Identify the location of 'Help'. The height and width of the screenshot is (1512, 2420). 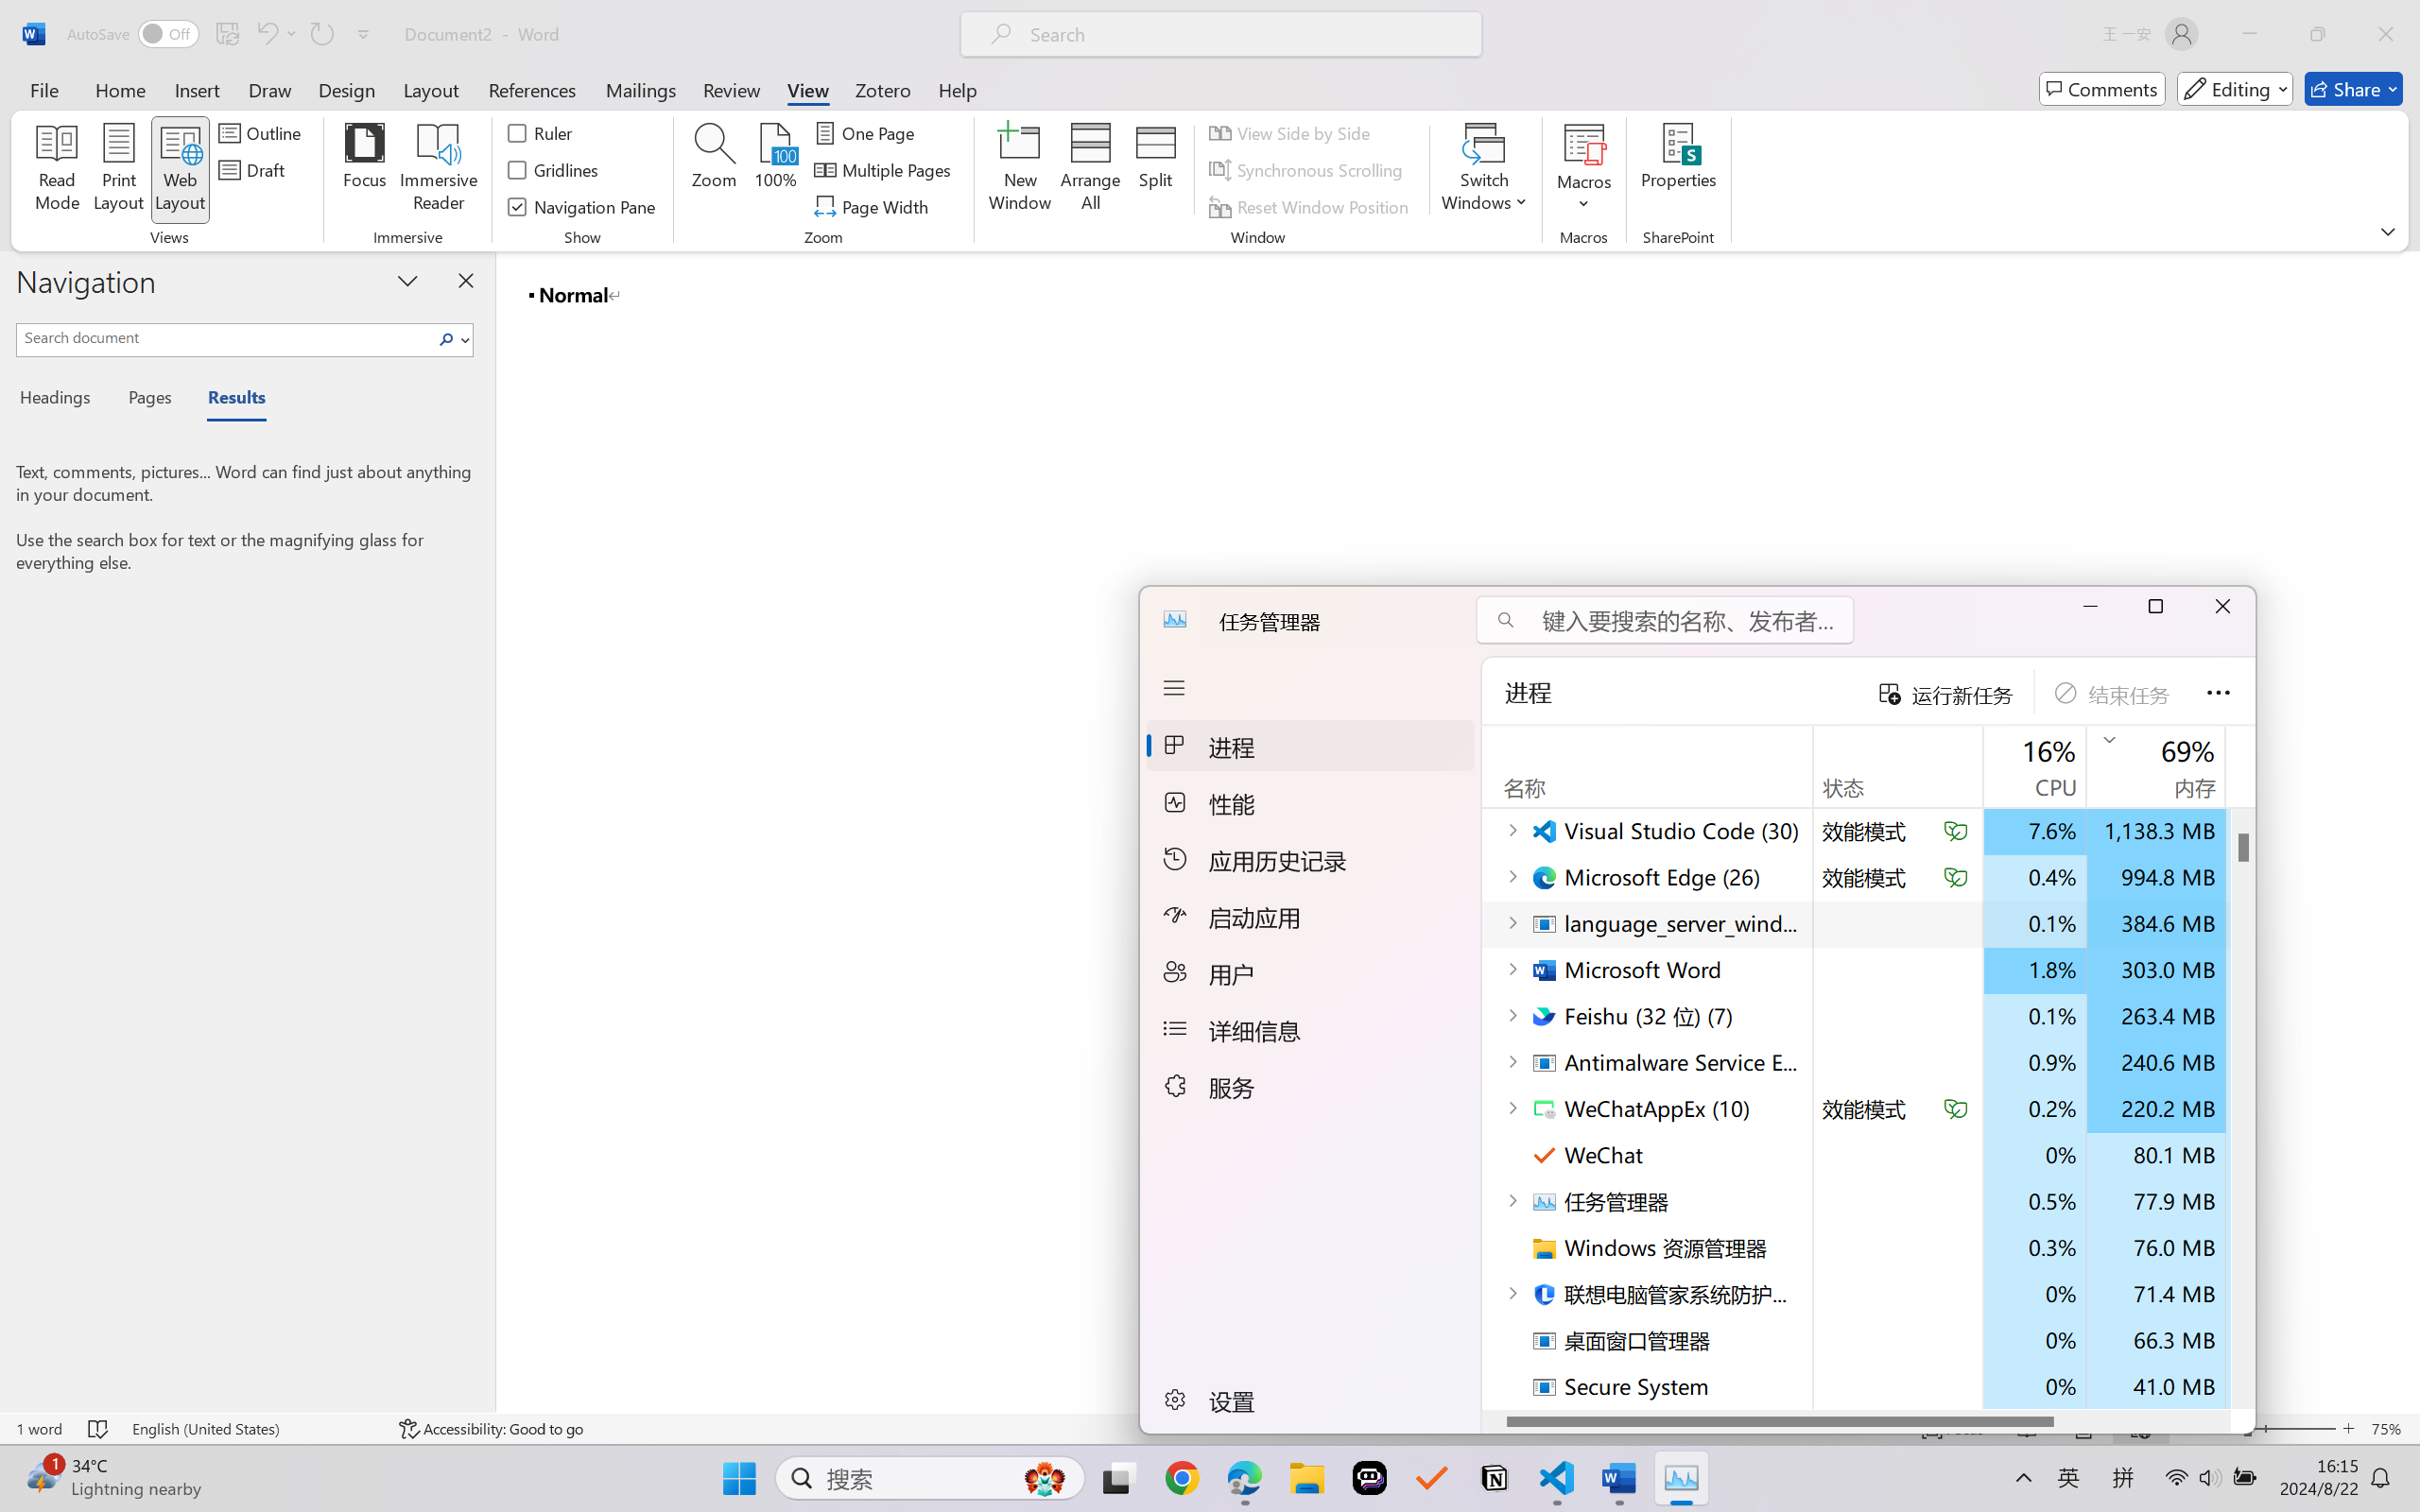
(956, 88).